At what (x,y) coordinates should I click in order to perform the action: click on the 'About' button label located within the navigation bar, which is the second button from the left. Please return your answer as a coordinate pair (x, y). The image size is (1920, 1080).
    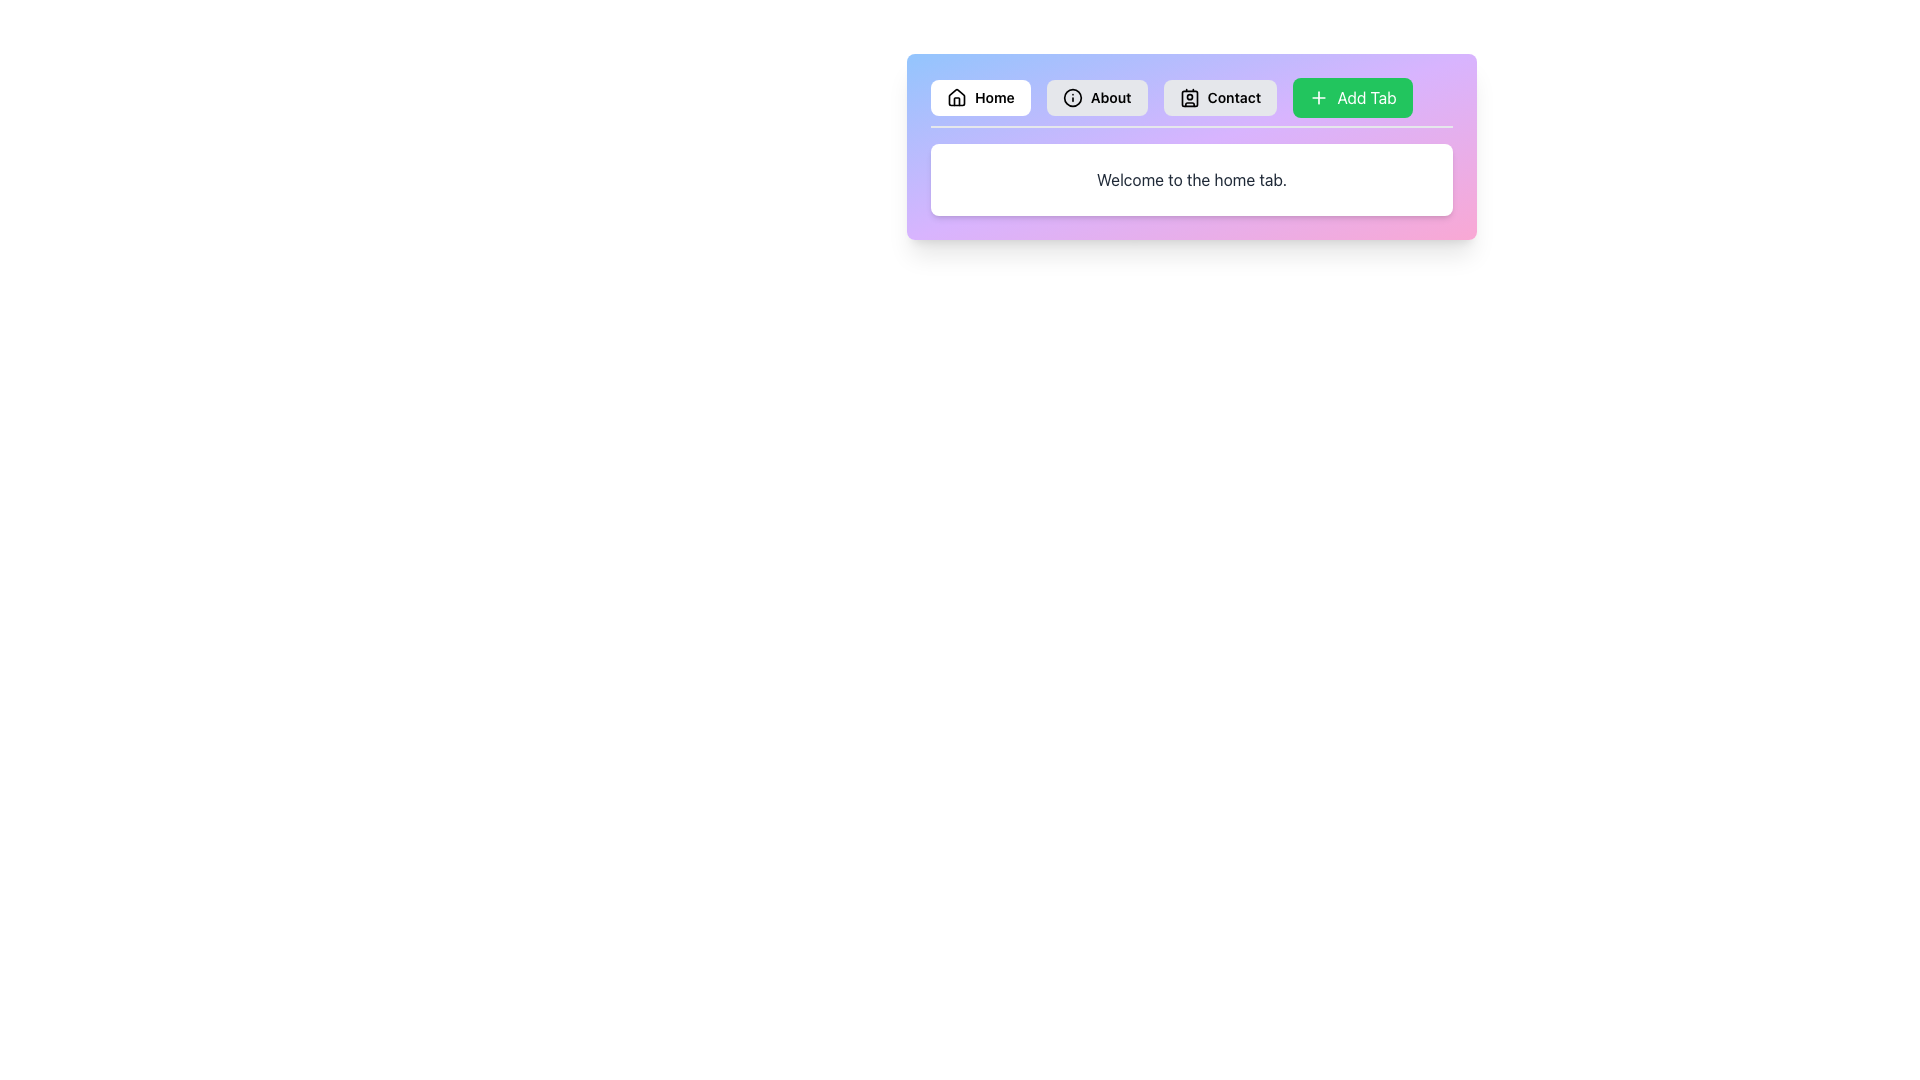
    Looking at the image, I should click on (1110, 97).